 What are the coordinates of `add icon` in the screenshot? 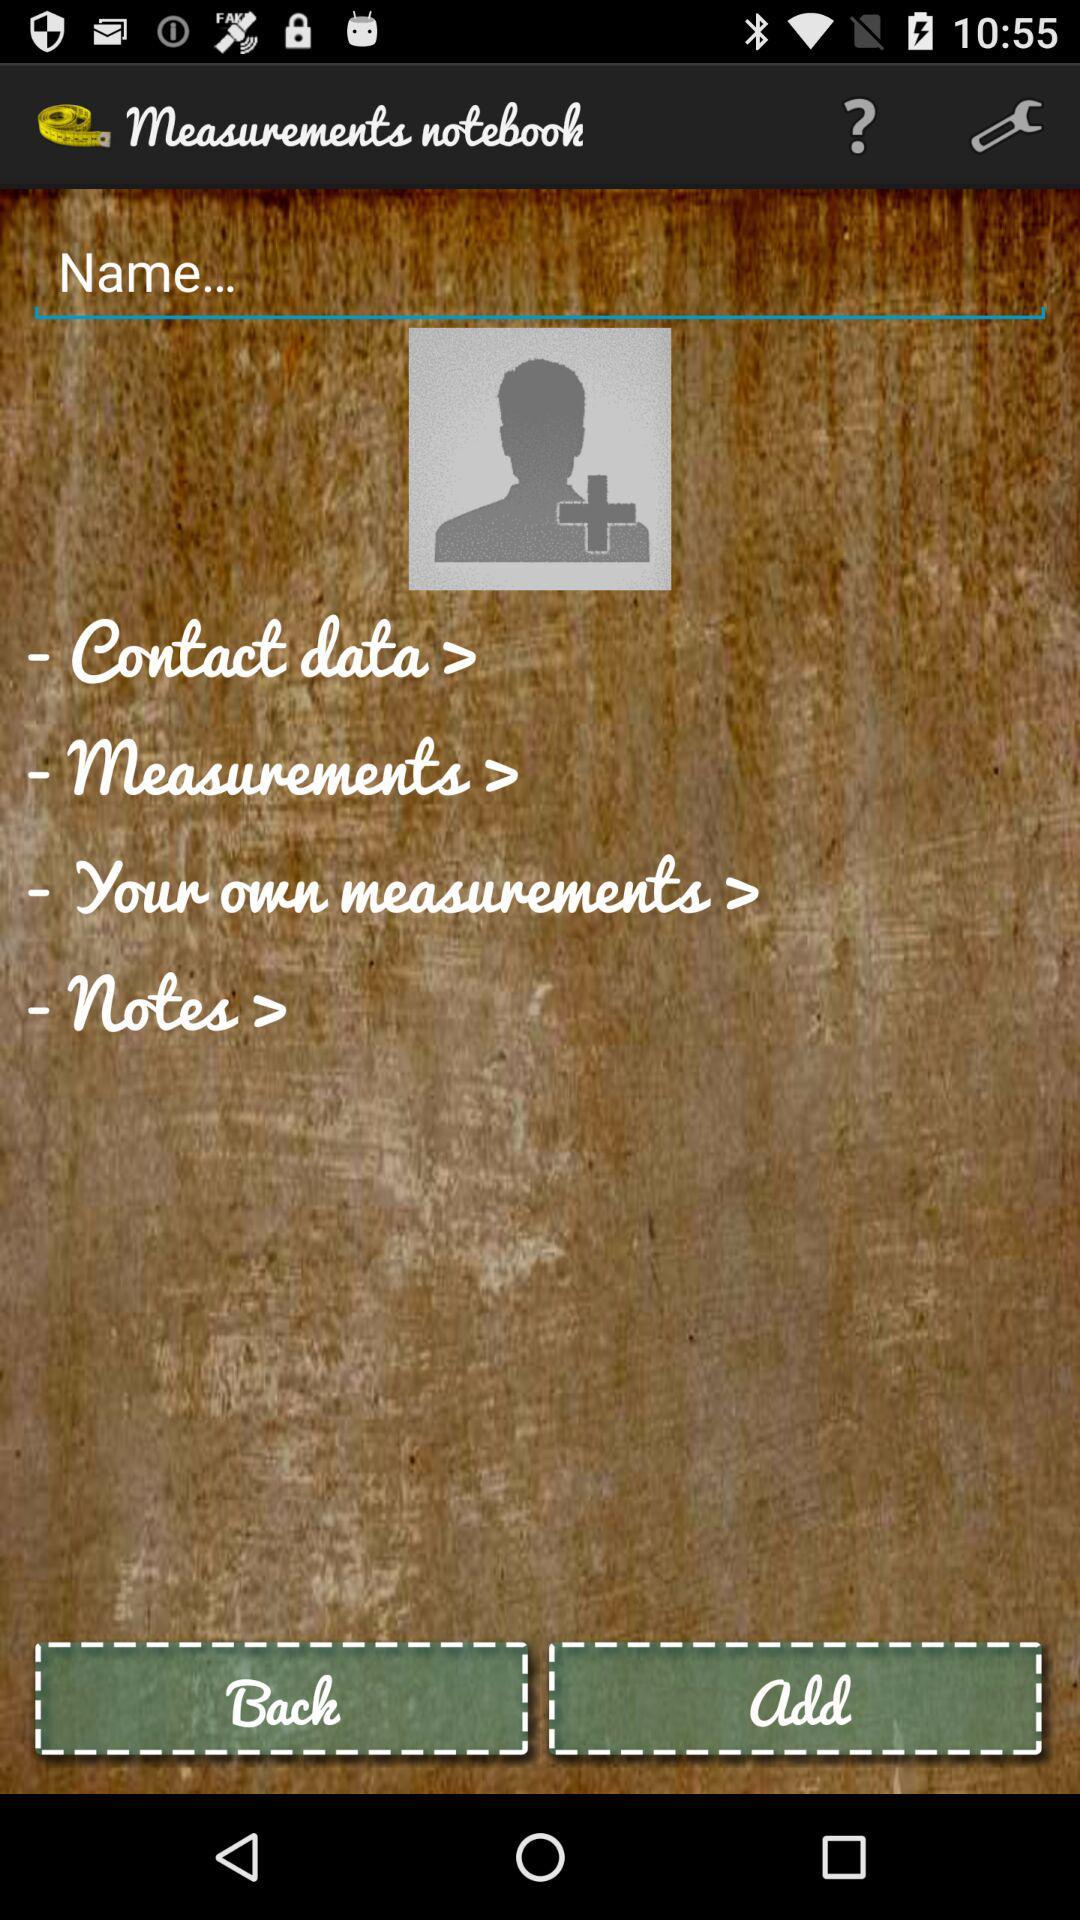 It's located at (795, 1701).